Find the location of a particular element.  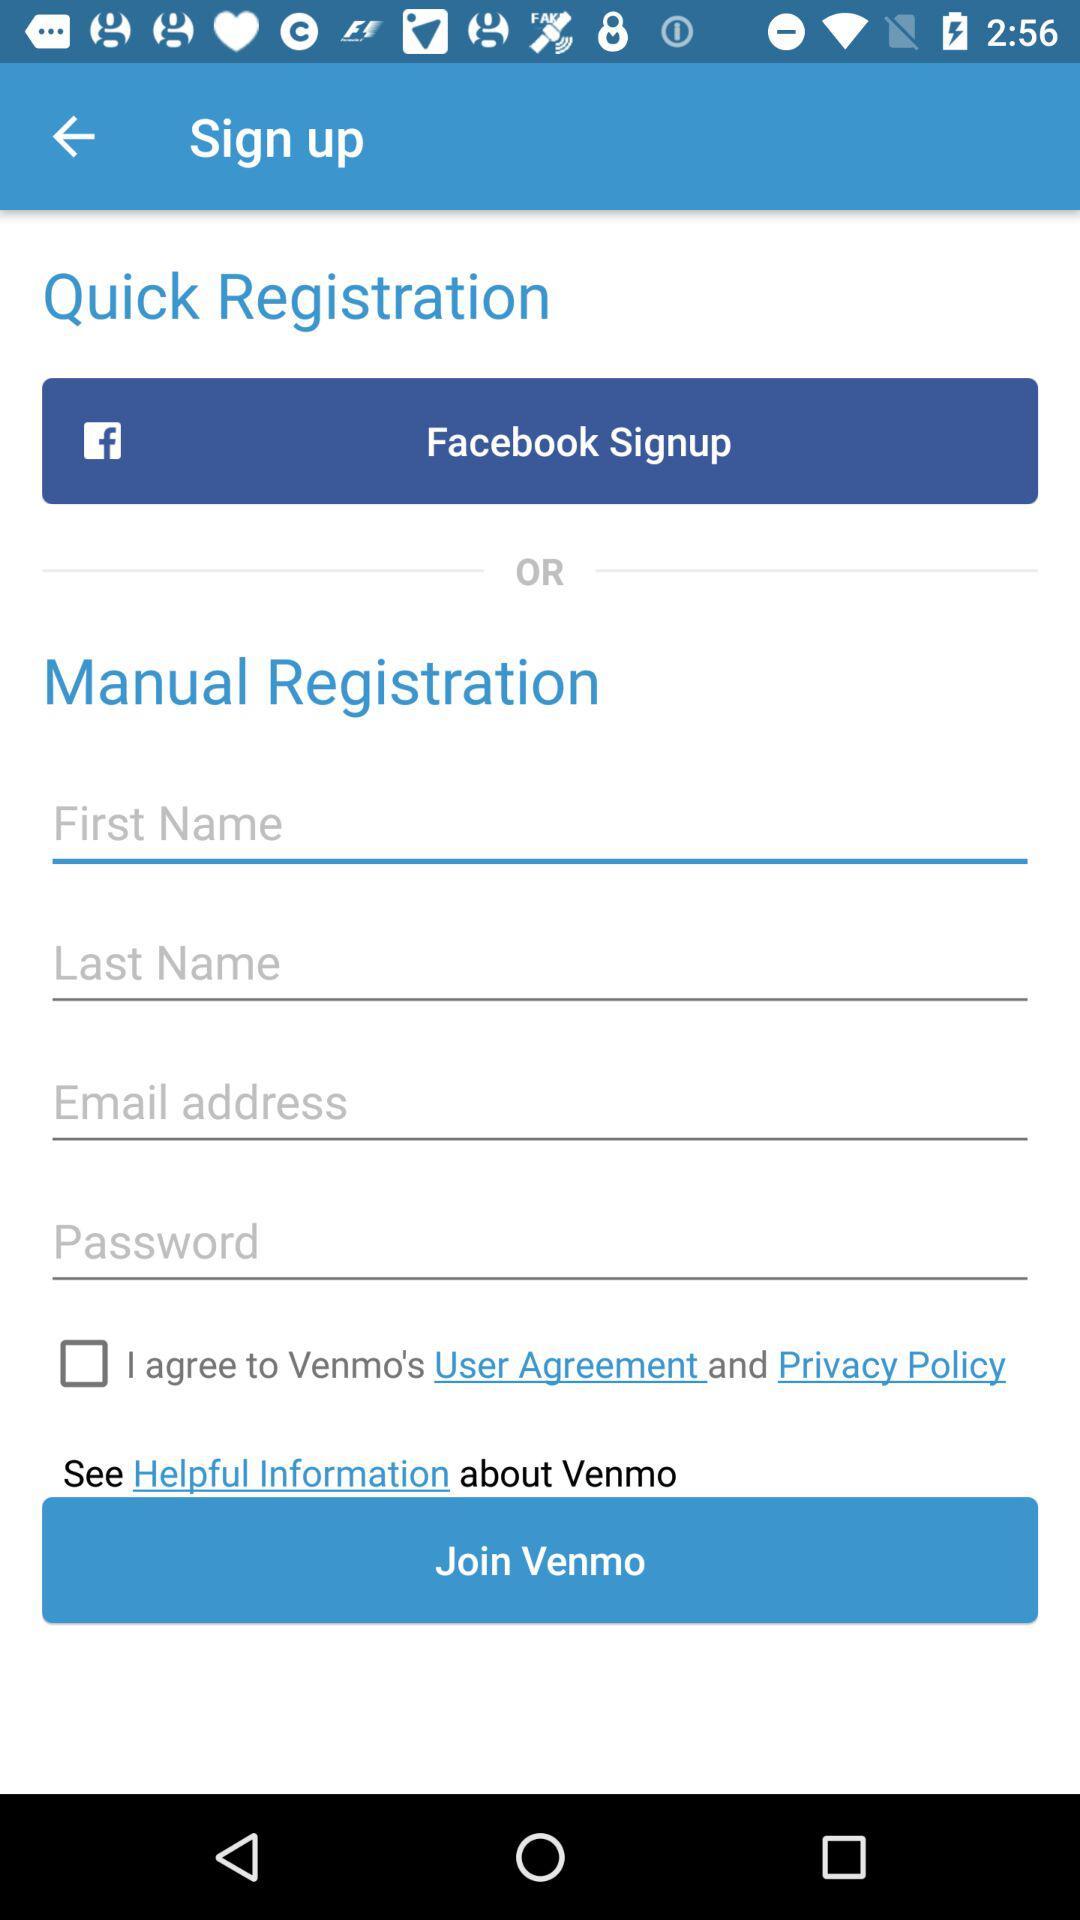

your last name is located at coordinates (540, 962).